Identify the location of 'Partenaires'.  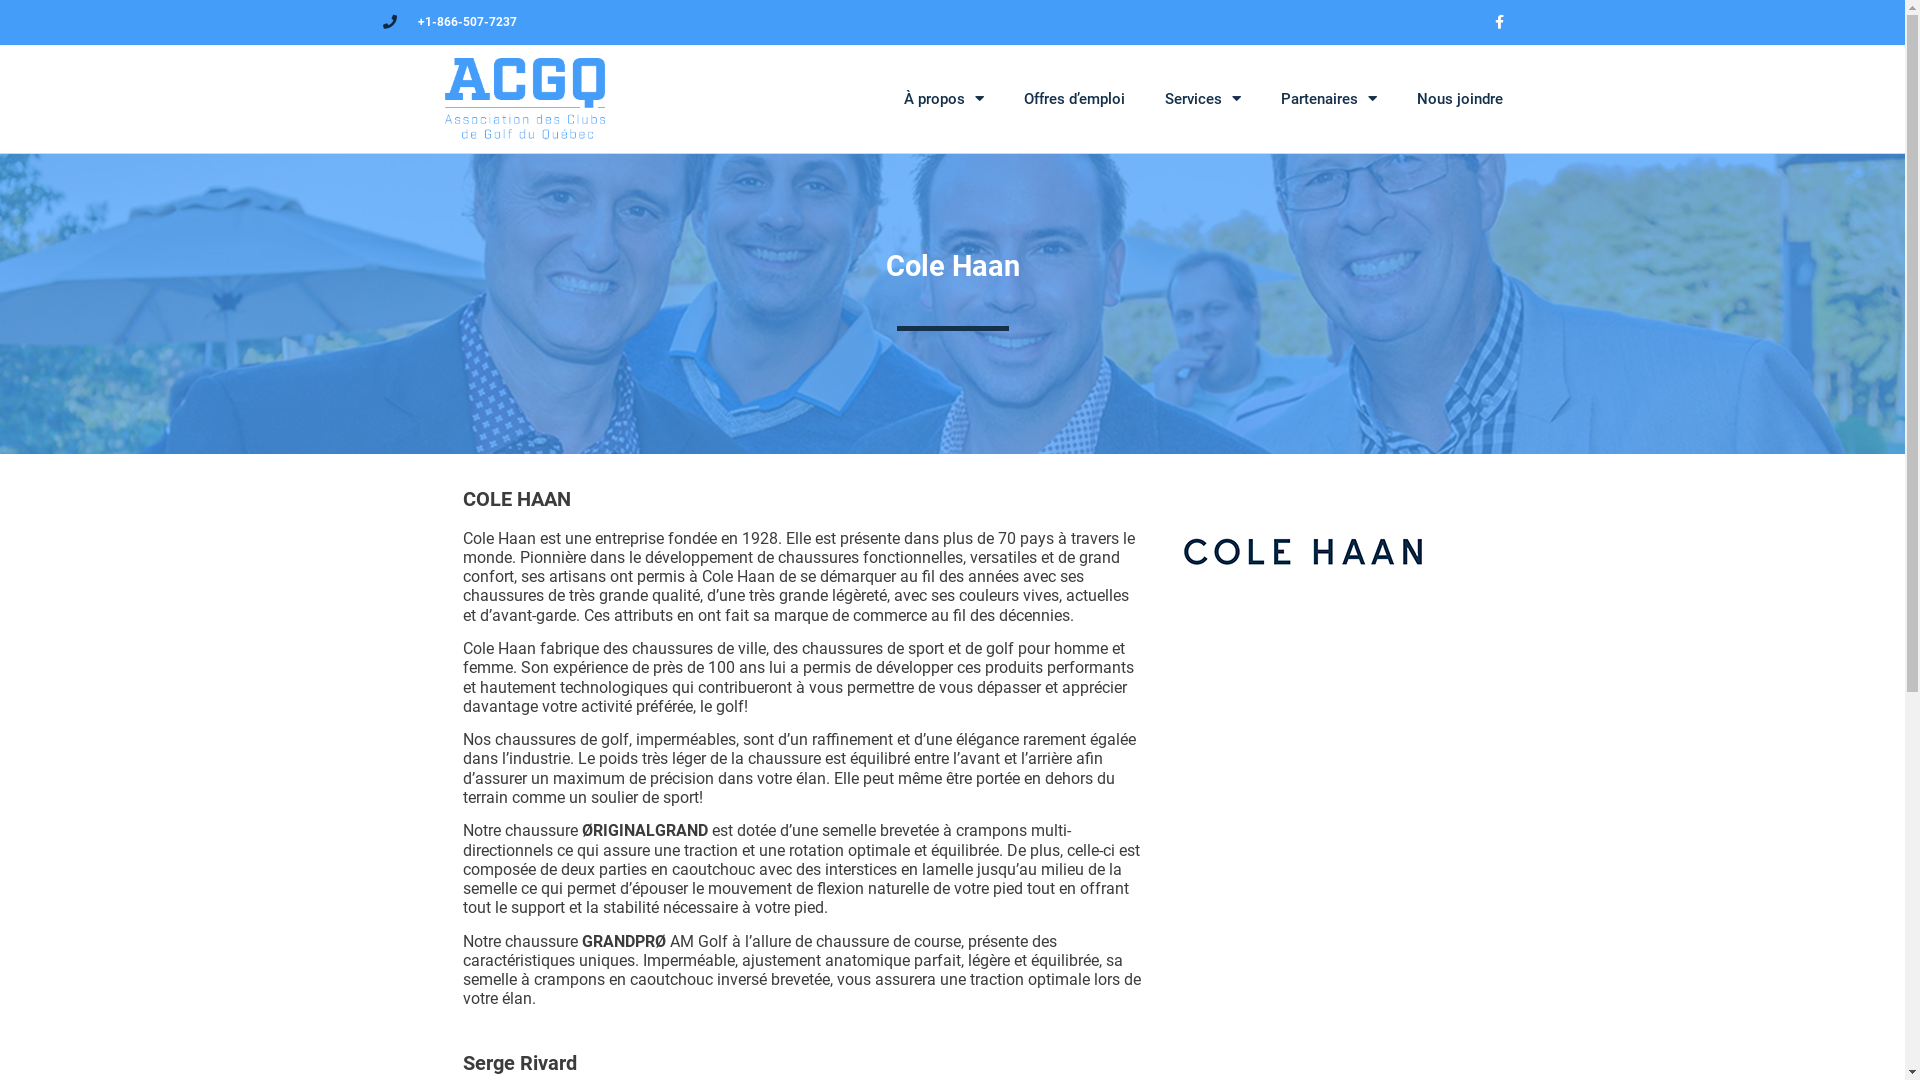
(1258, 99).